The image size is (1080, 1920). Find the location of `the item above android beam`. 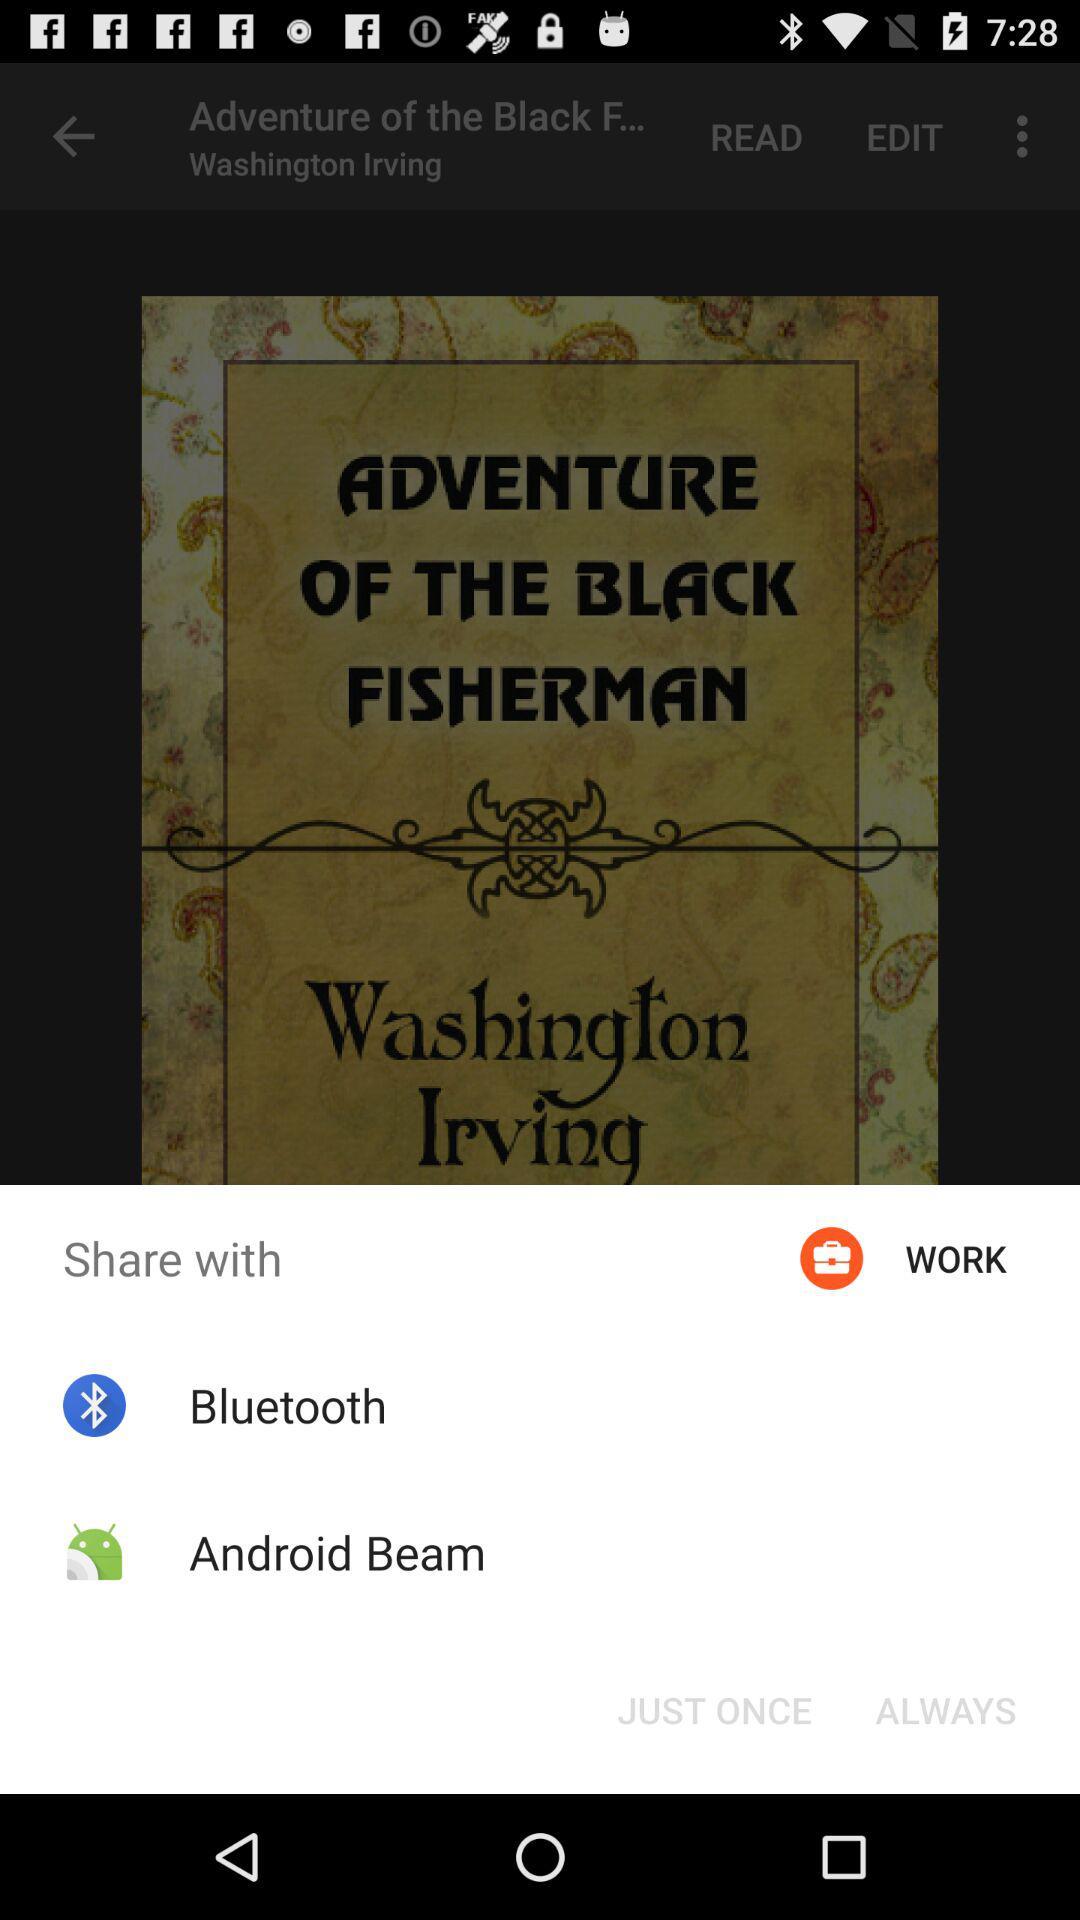

the item above android beam is located at coordinates (288, 1404).